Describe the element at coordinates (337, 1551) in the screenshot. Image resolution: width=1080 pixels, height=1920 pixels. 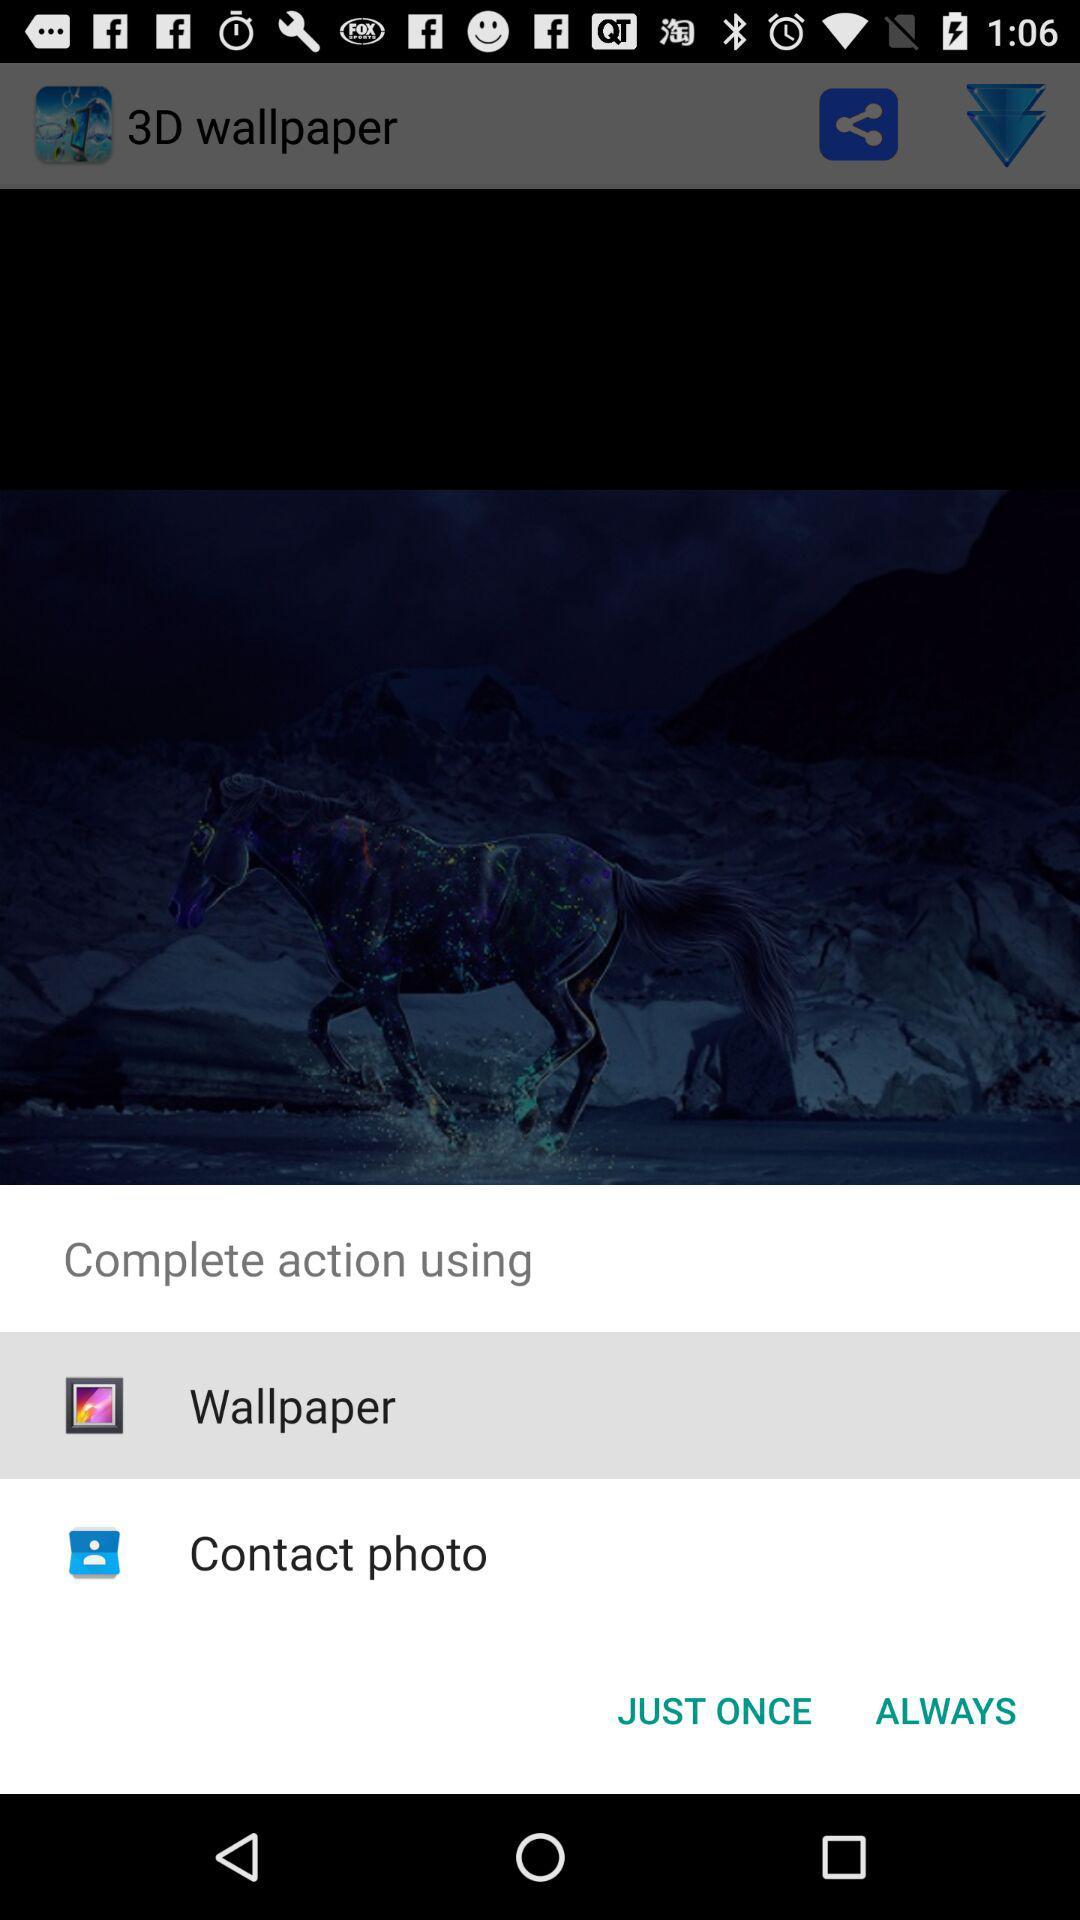
I see `contact photo app` at that location.